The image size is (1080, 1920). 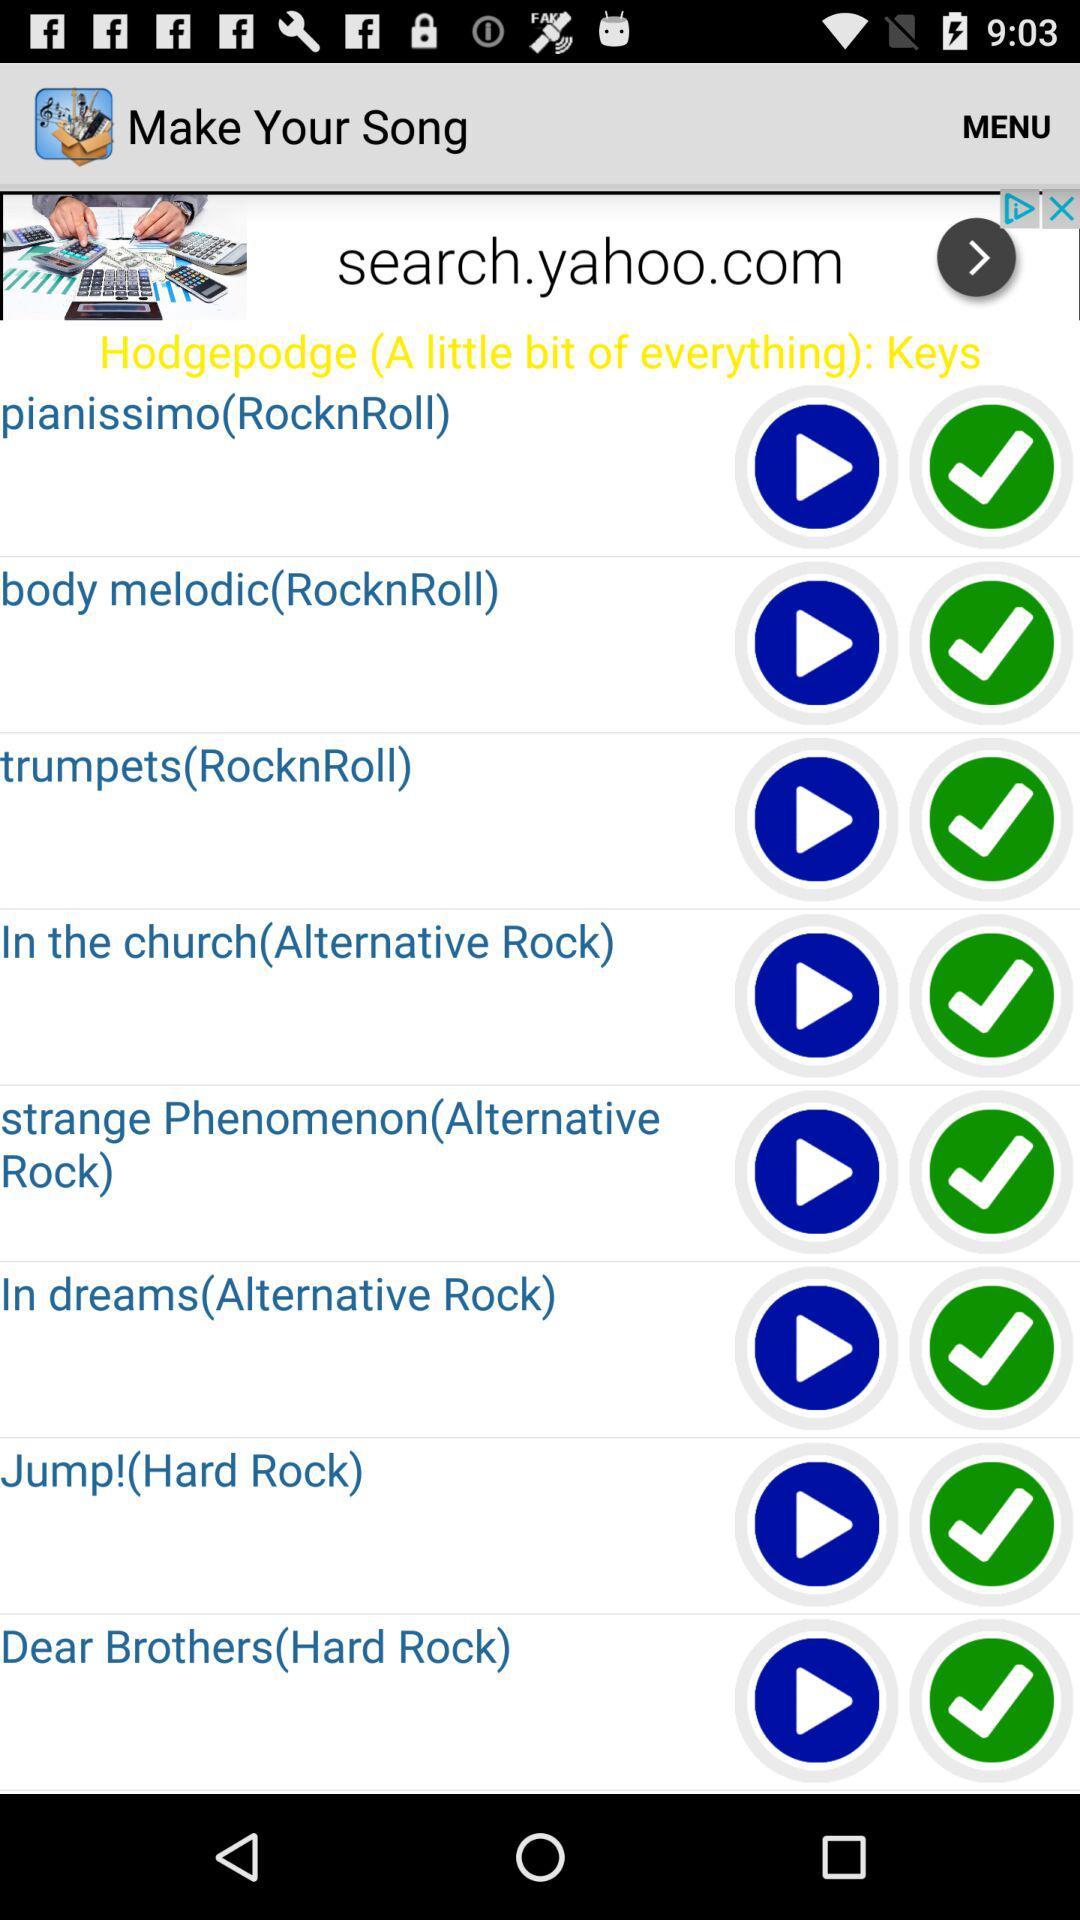 What do you see at coordinates (992, 997) in the screenshot?
I see `ride pega` at bounding box center [992, 997].